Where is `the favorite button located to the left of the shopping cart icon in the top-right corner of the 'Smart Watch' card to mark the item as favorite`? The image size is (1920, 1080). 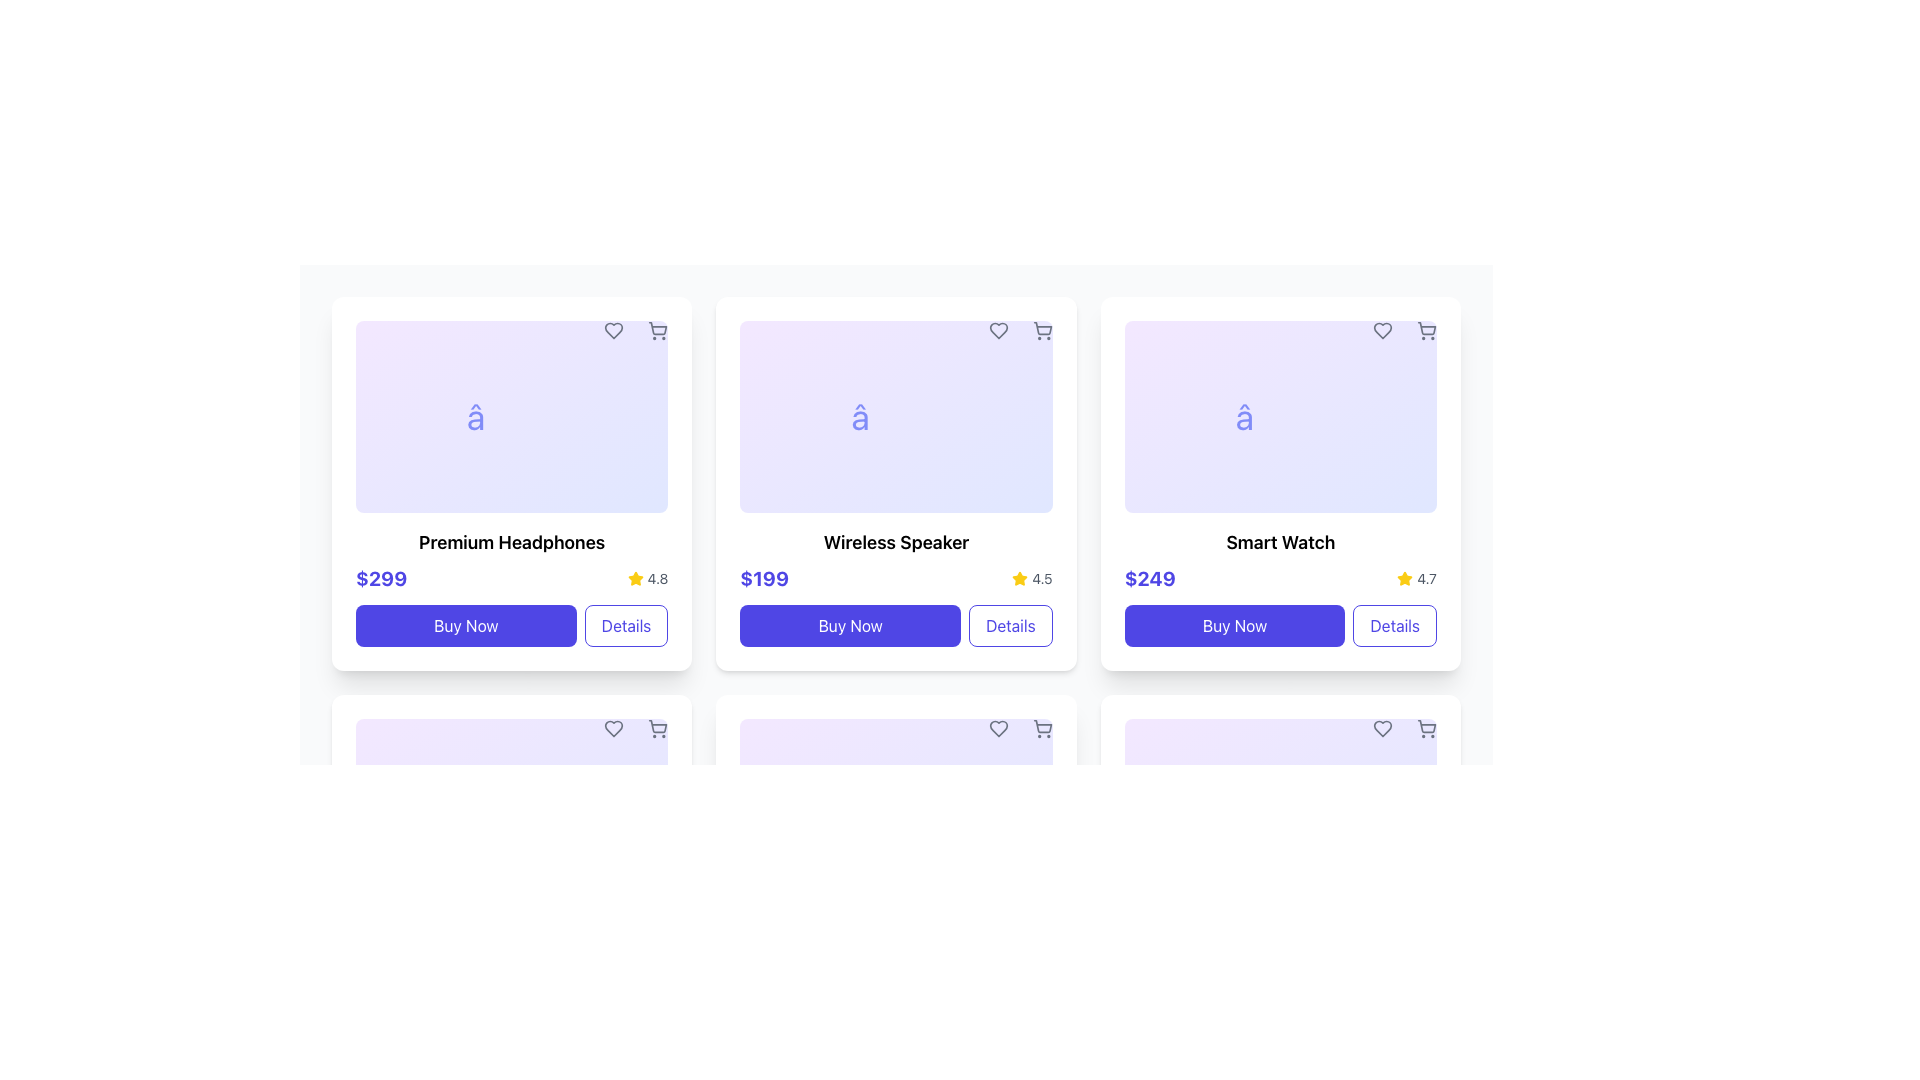 the favorite button located to the left of the shopping cart icon in the top-right corner of the 'Smart Watch' card to mark the item as favorite is located at coordinates (1381, 729).